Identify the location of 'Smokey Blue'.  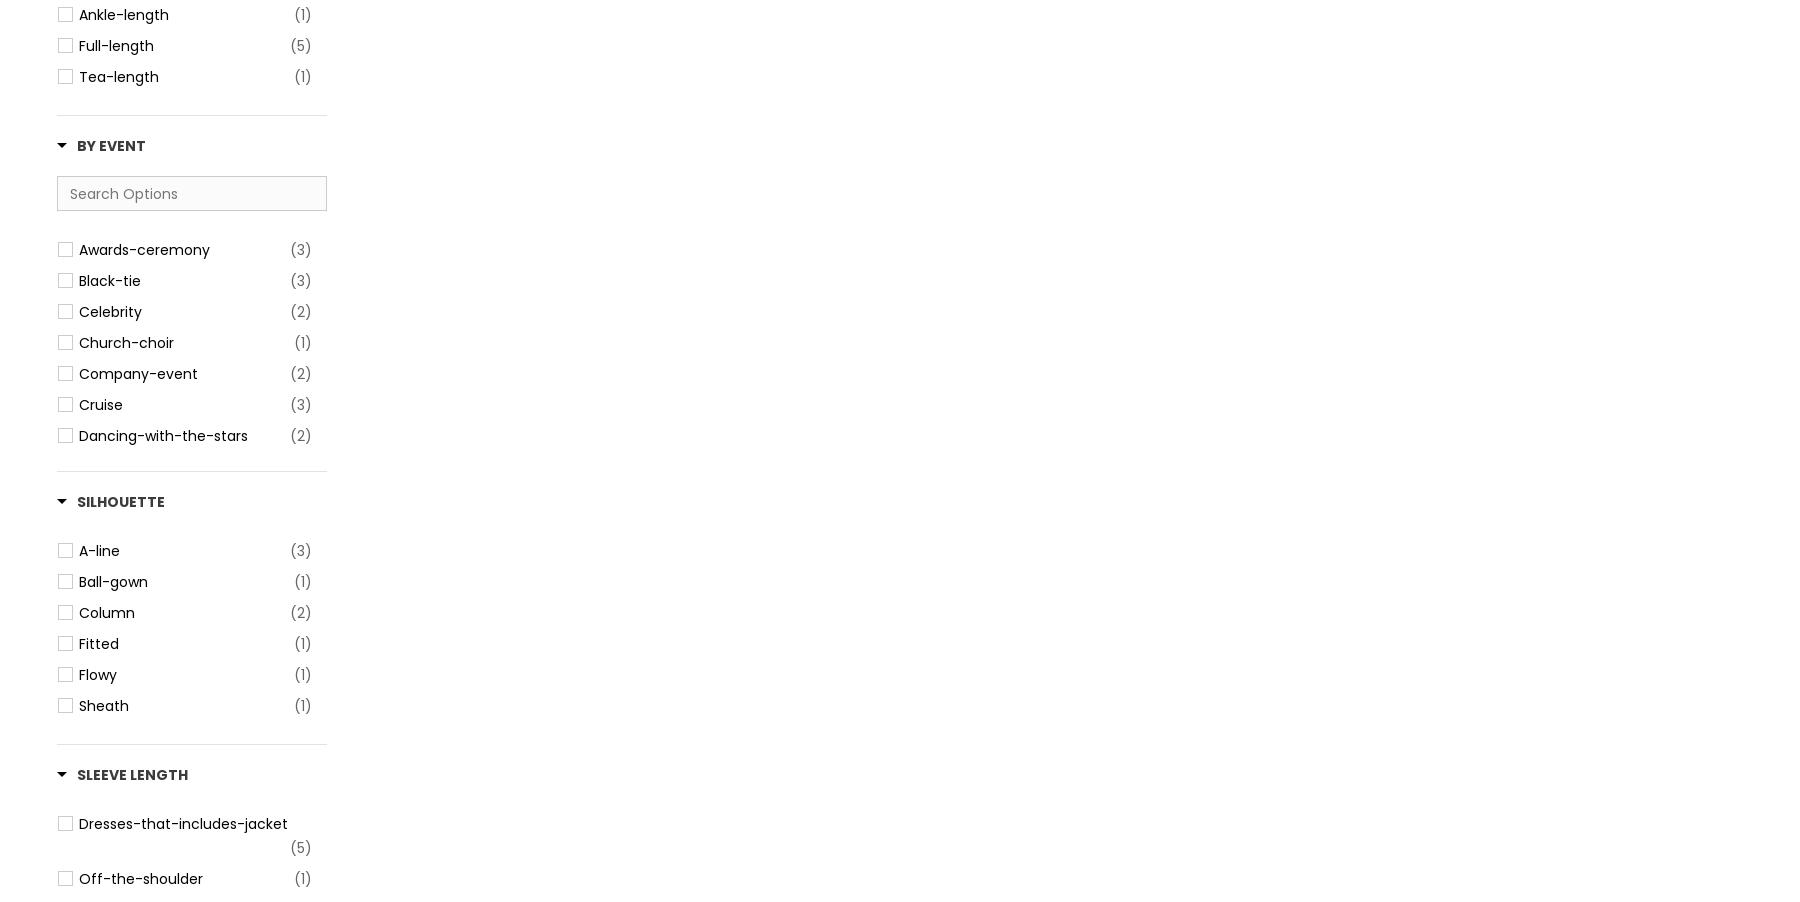
(123, 85).